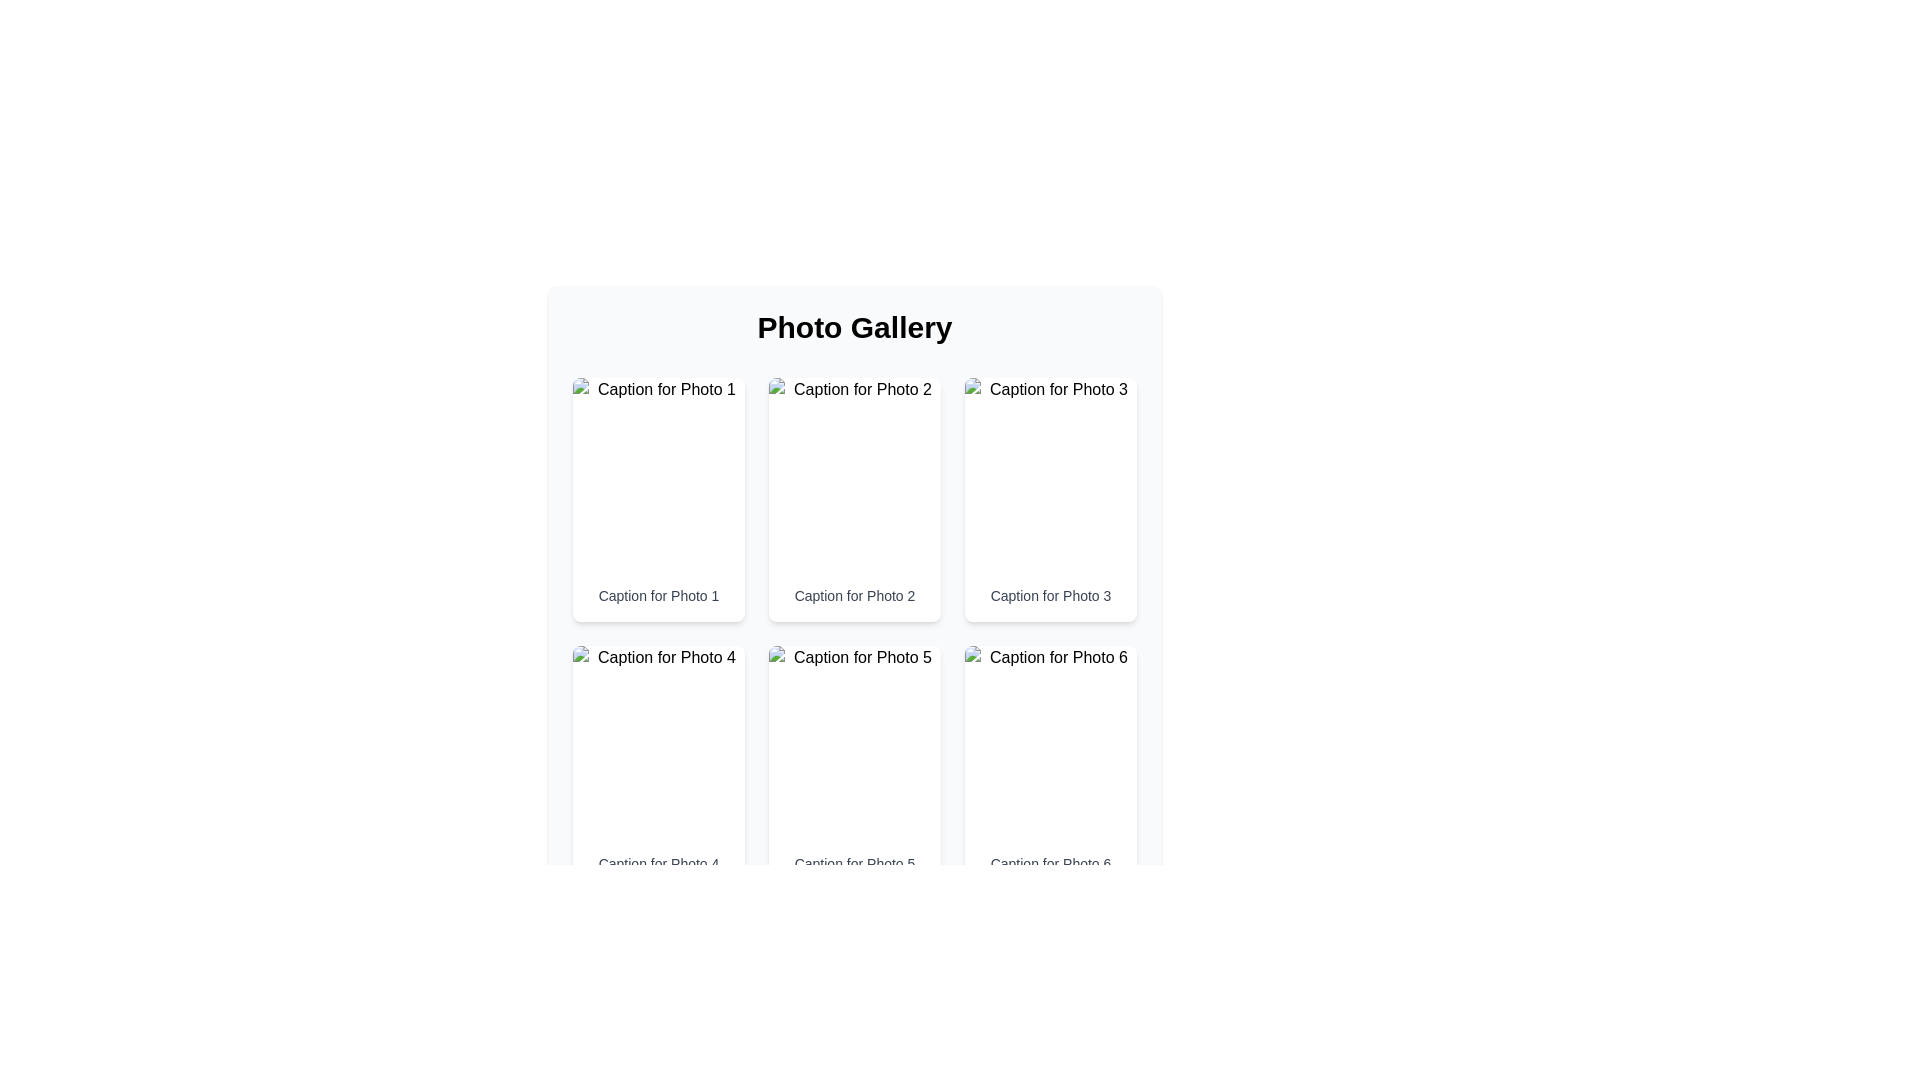 Image resolution: width=1920 pixels, height=1080 pixels. I want to click on text caption located in the second row, first column, directly below the image placeholder labeled 'Photo 4' in the photo gallery grid, so click(658, 863).